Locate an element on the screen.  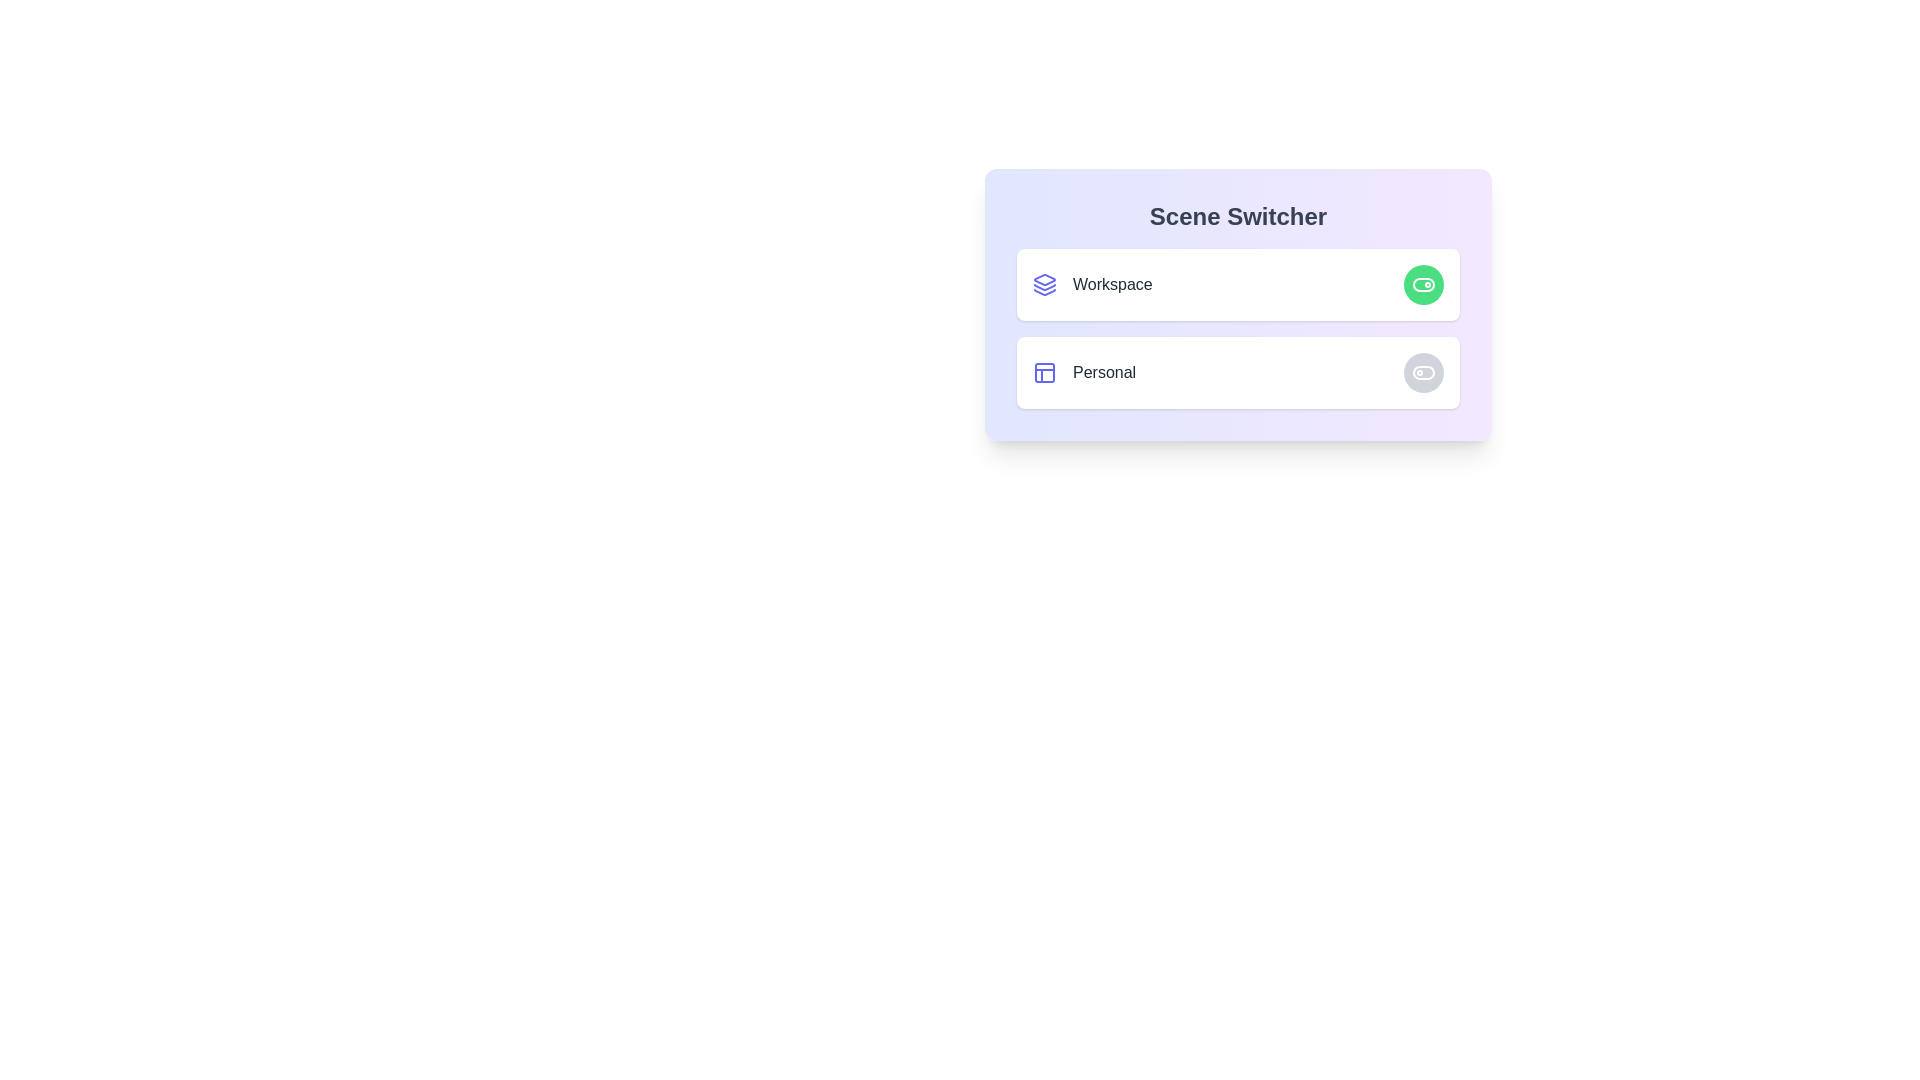
the Toggle background element of the toggle switch in the 'Personal' row of the 'Scene Switcher' interface is located at coordinates (1423, 373).